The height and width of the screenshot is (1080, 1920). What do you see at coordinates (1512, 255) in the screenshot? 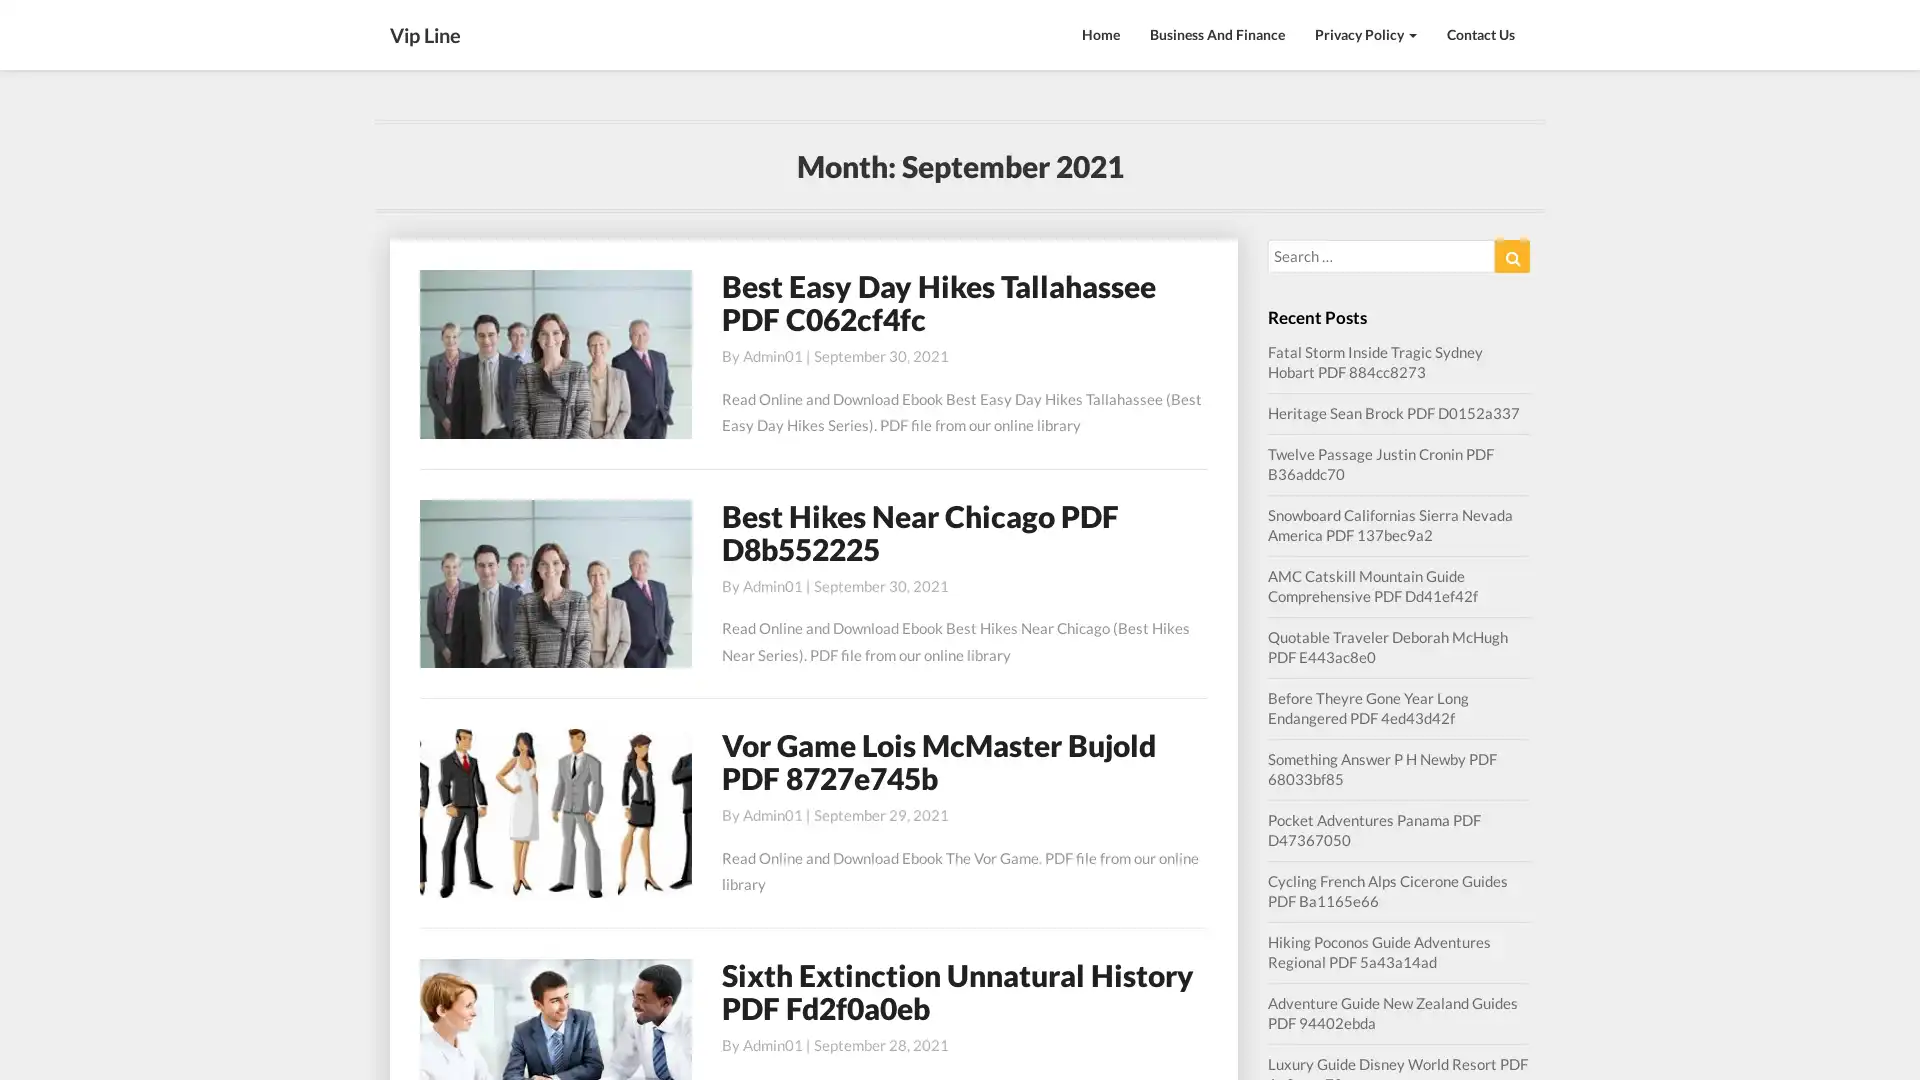
I see `Search` at bounding box center [1512, 255].